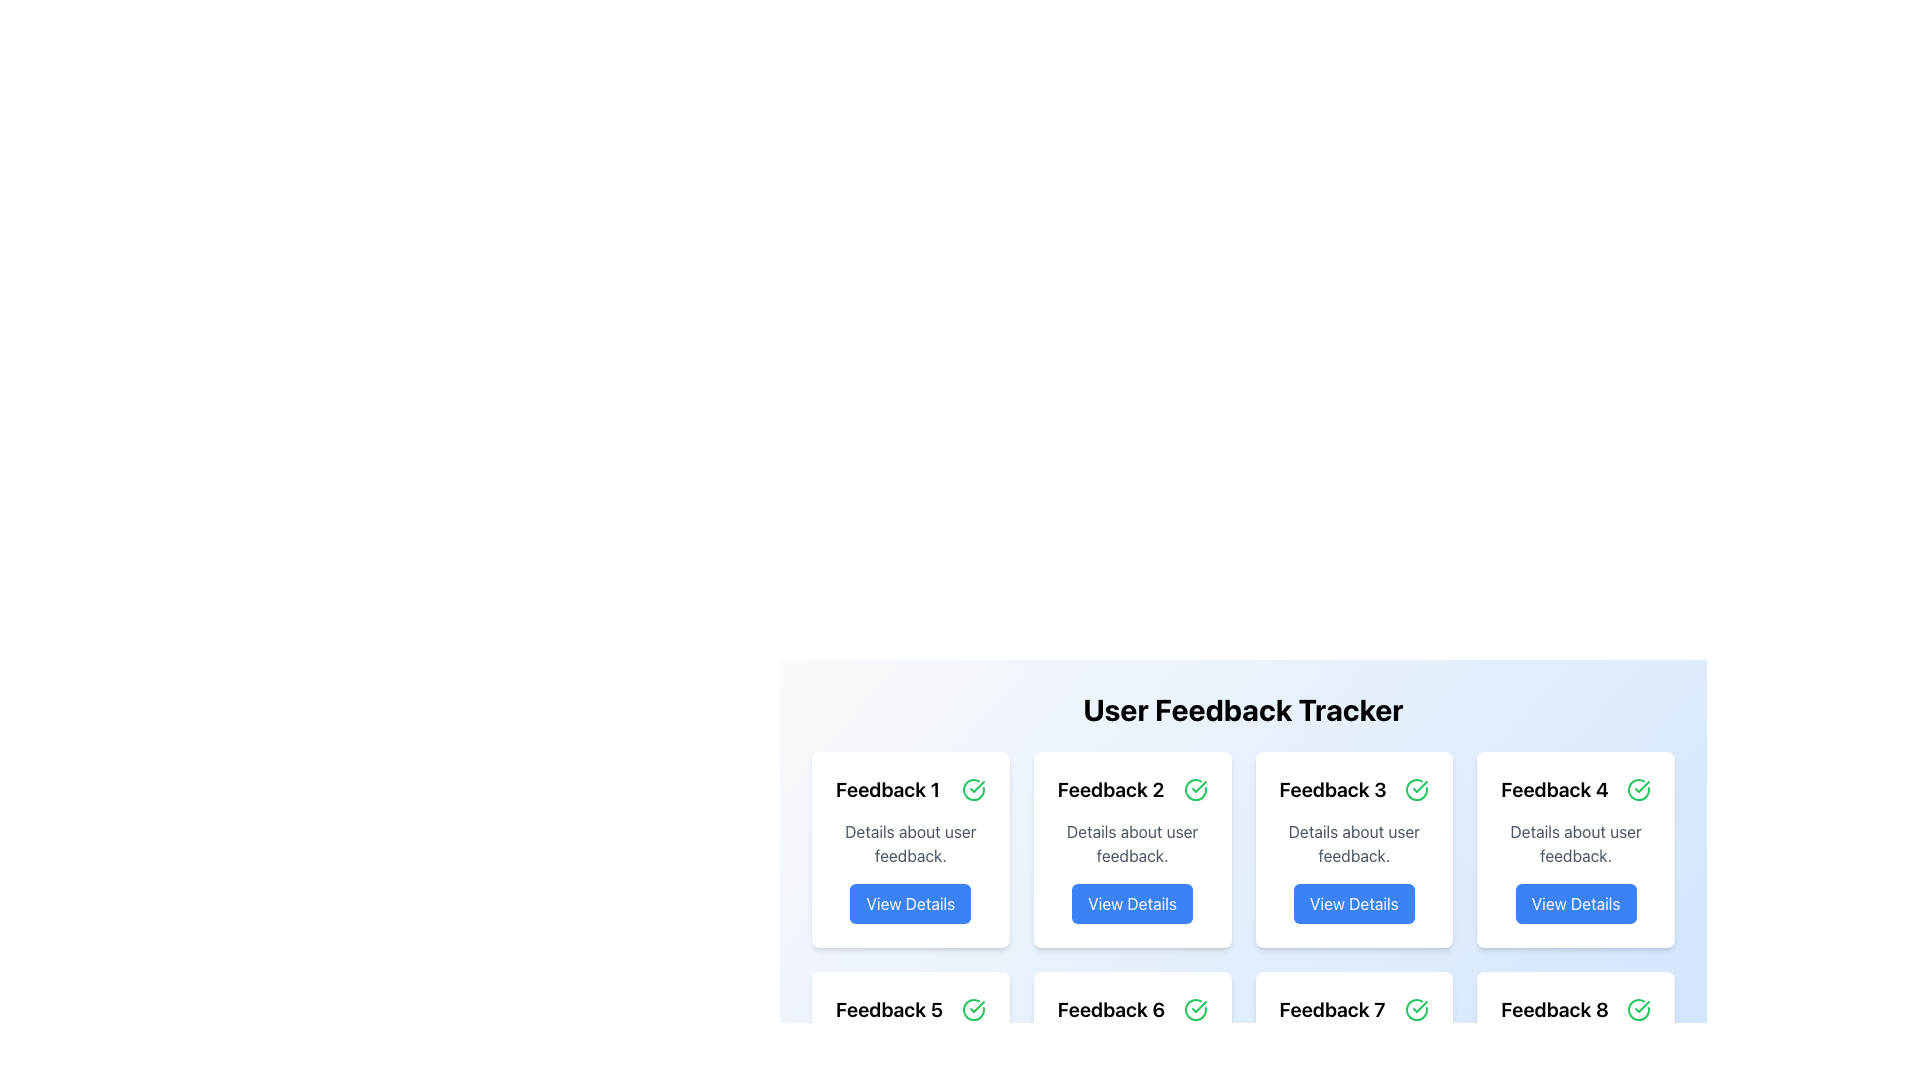 The image size is (1920, 1080). What do you see at coordinates (1132, 903) in the screenshot?
I see `the button that allows users` at bounding box center [1132, 903].